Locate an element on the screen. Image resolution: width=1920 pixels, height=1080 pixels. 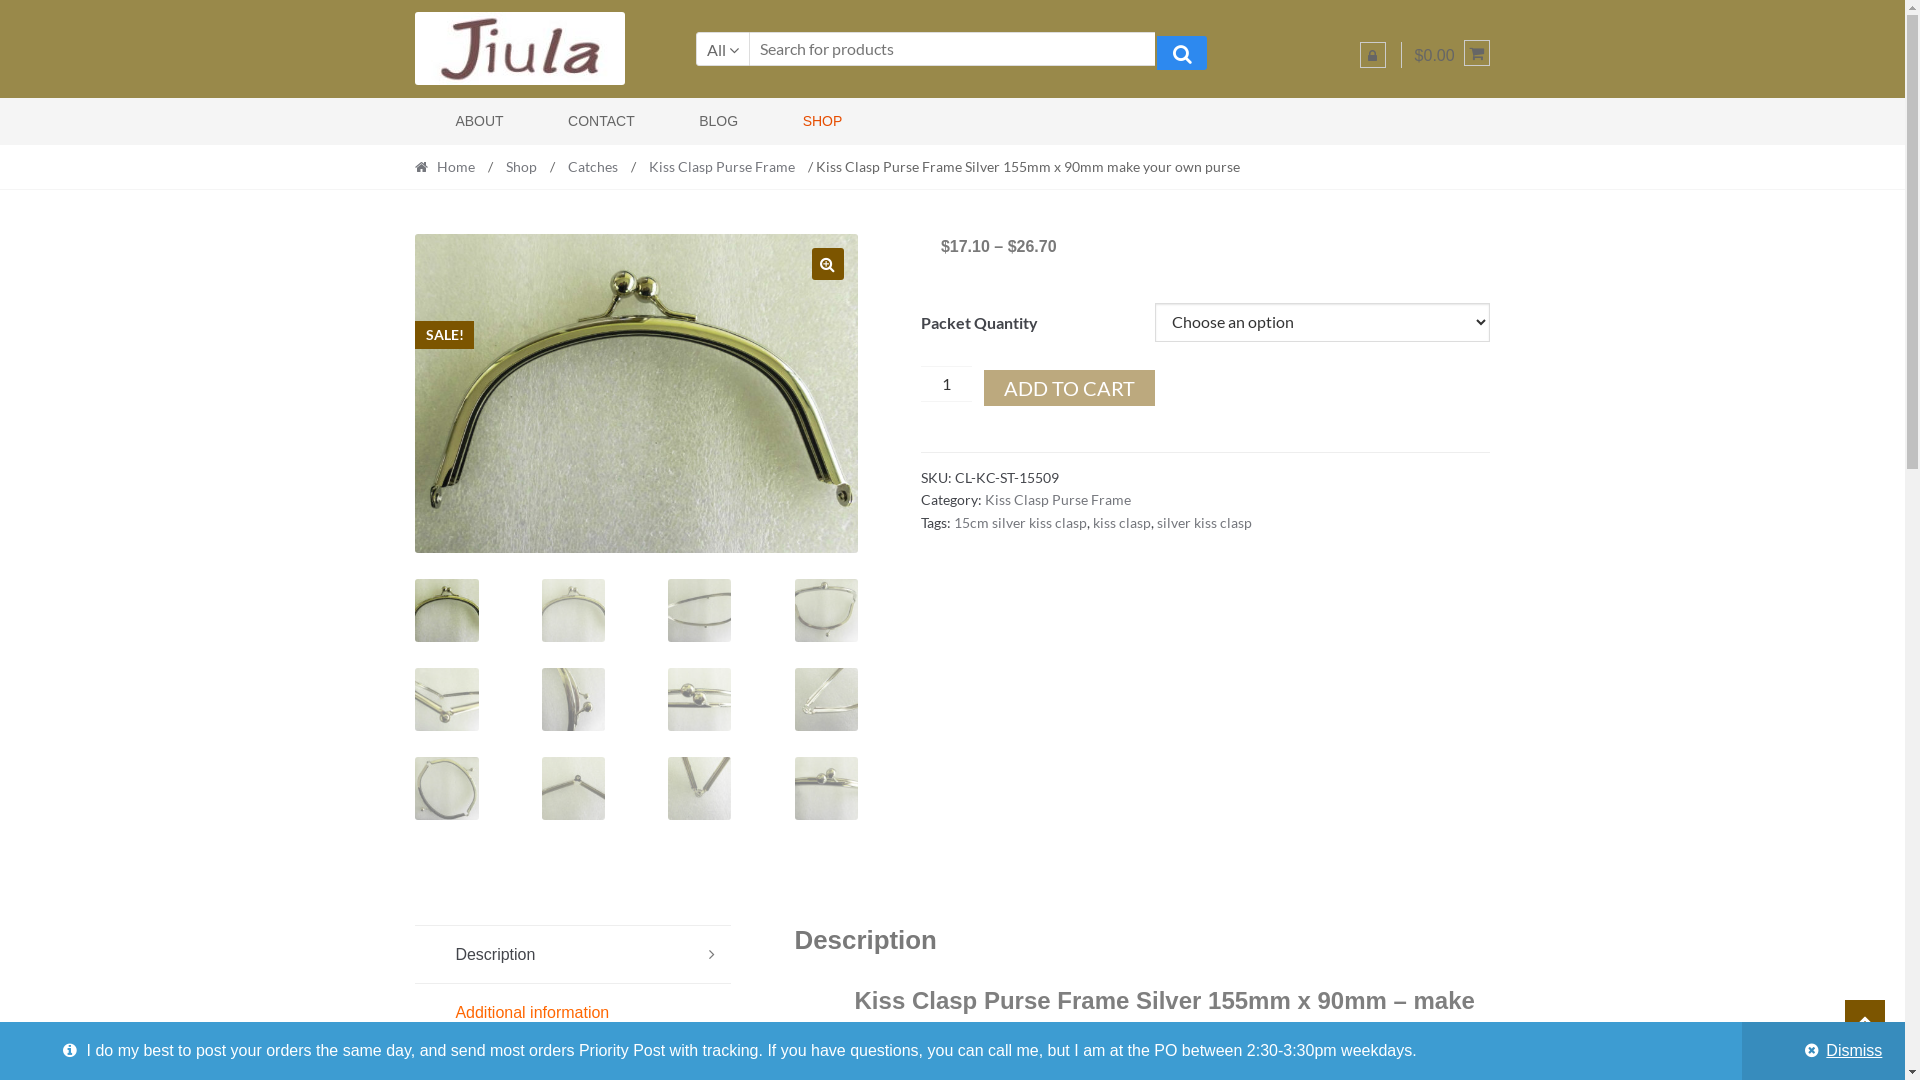
'Home' is located at coordinates (449, 165).